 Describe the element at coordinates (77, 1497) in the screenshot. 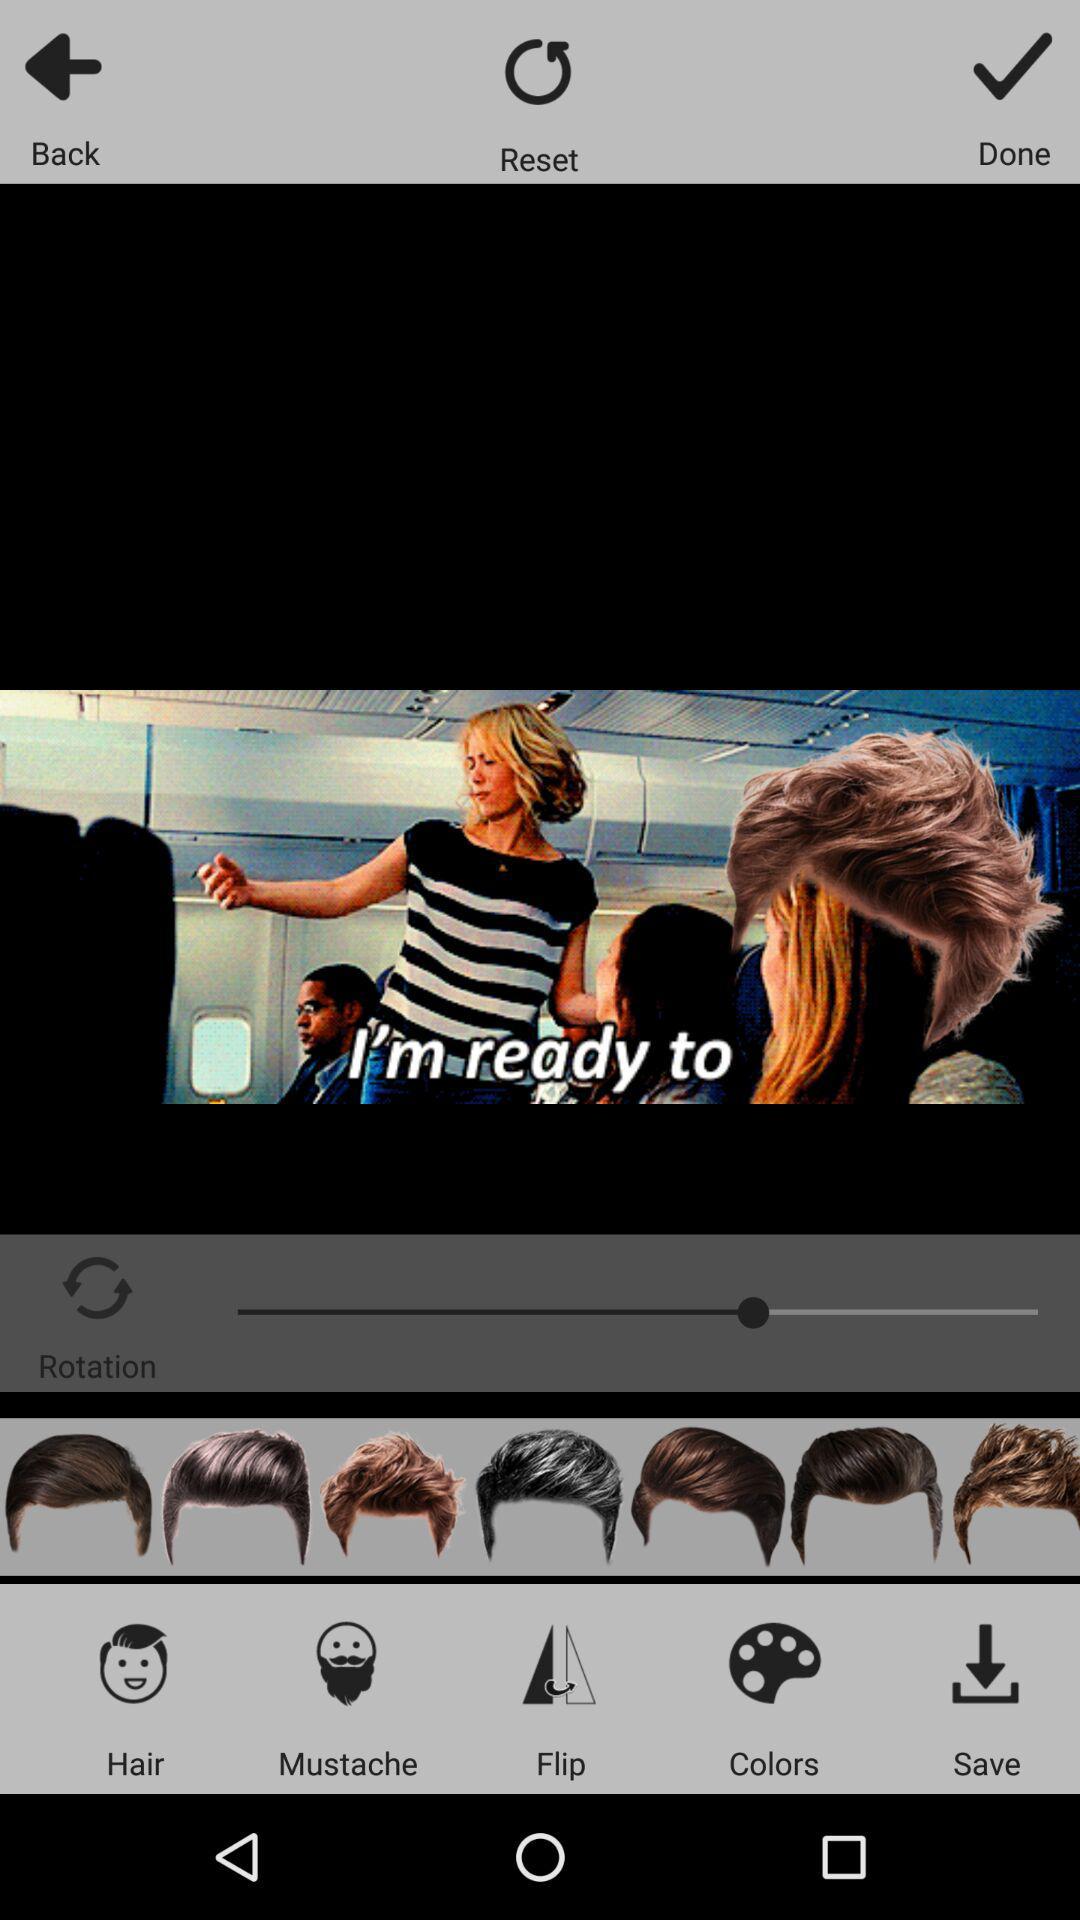

I see `a hairstyle overlay` at that location.